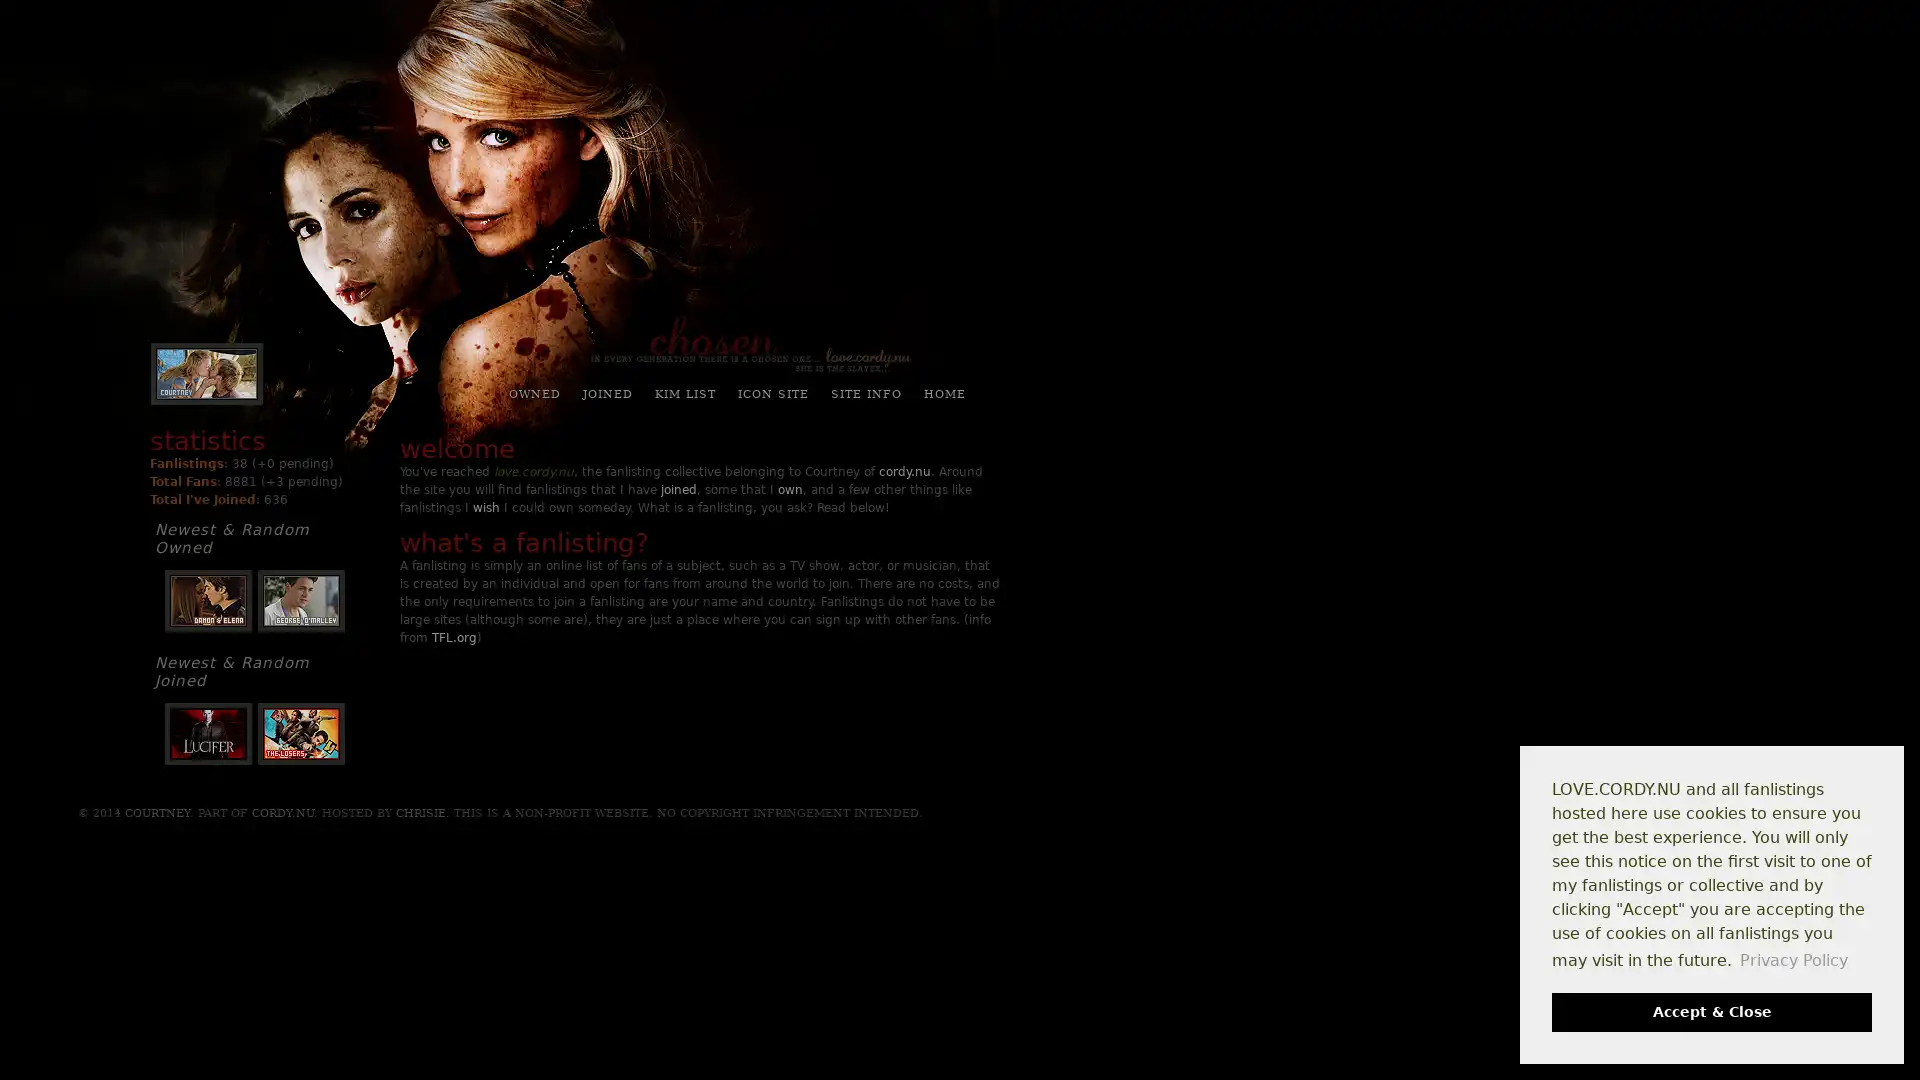 The width and height of the screenshot is (1920, 1080). Describe the element at coordinates (1711, 1011) in the screenshot. I see `dismiss cookie message` at that location.